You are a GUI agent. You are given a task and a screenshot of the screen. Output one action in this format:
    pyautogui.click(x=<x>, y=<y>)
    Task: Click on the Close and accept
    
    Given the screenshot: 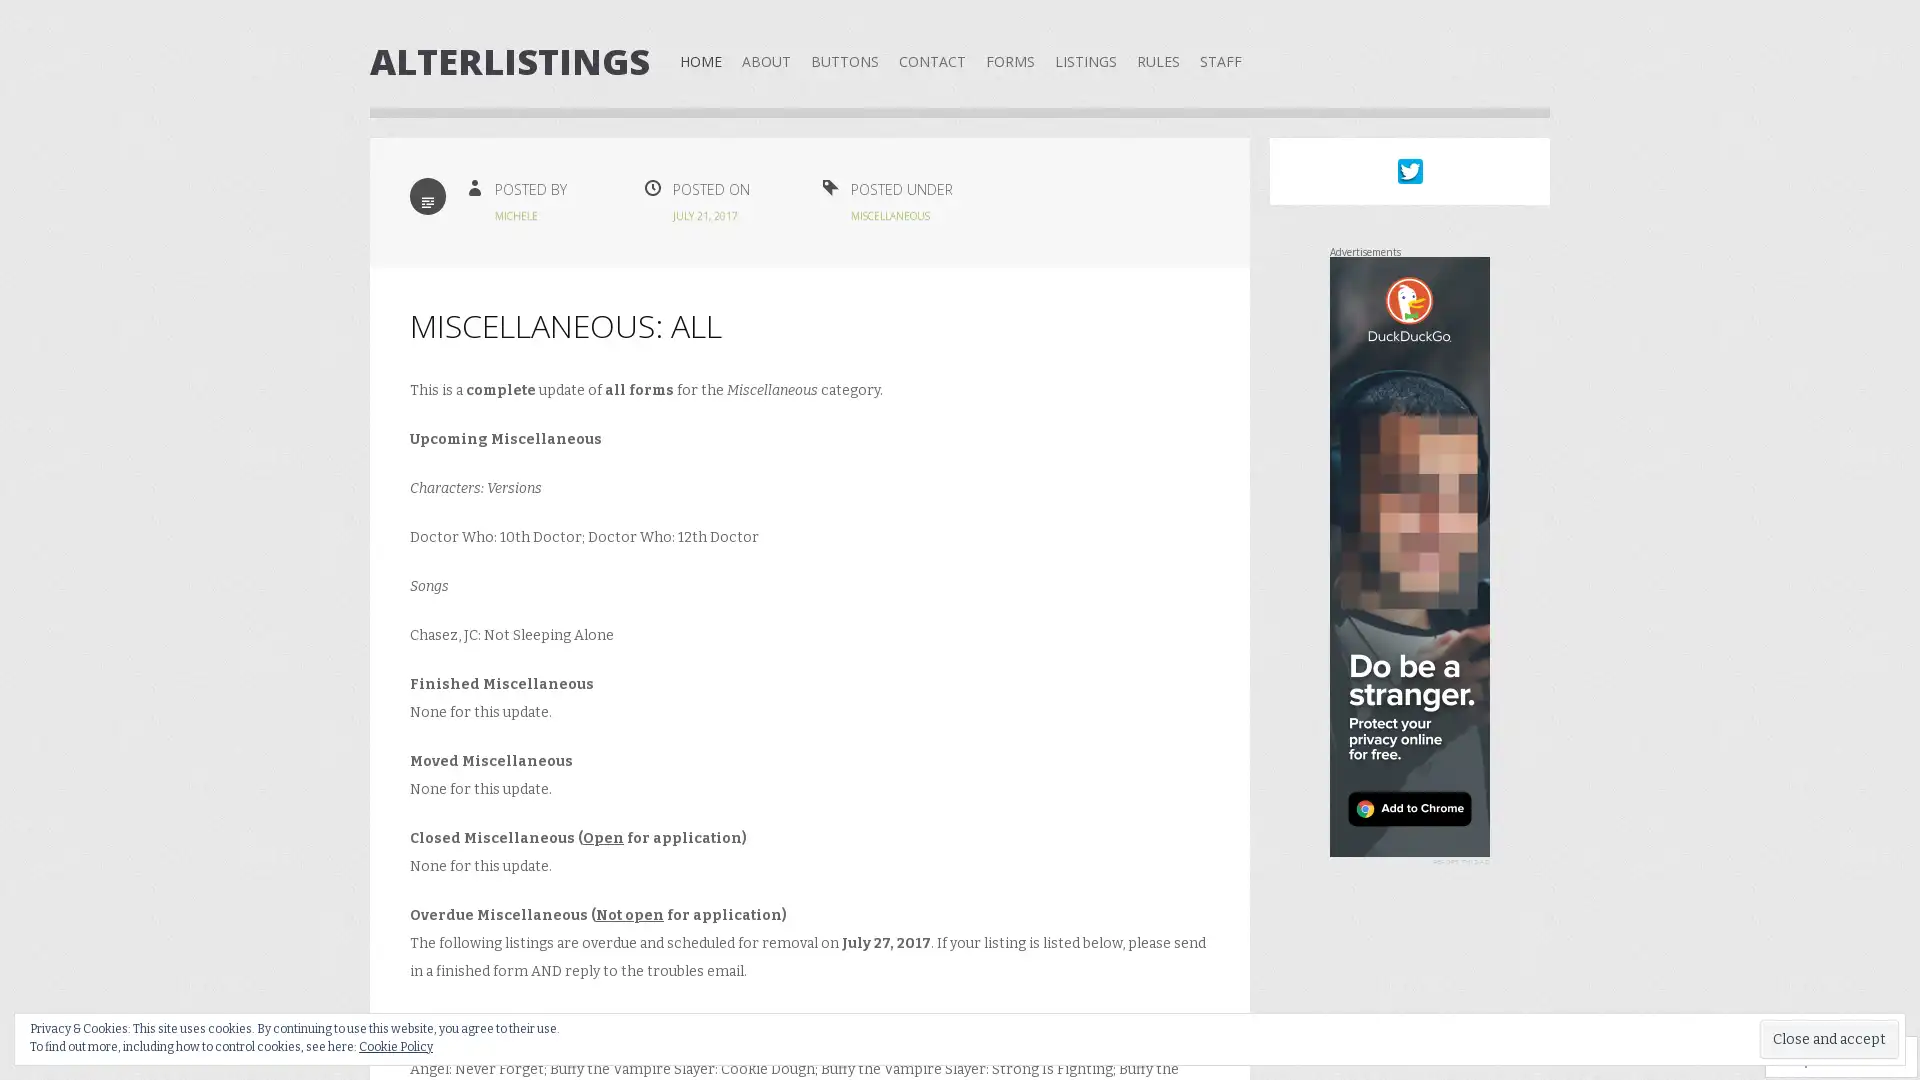 What is the action you would take?
    pyautogui.click(x=1829, y=1038)
    